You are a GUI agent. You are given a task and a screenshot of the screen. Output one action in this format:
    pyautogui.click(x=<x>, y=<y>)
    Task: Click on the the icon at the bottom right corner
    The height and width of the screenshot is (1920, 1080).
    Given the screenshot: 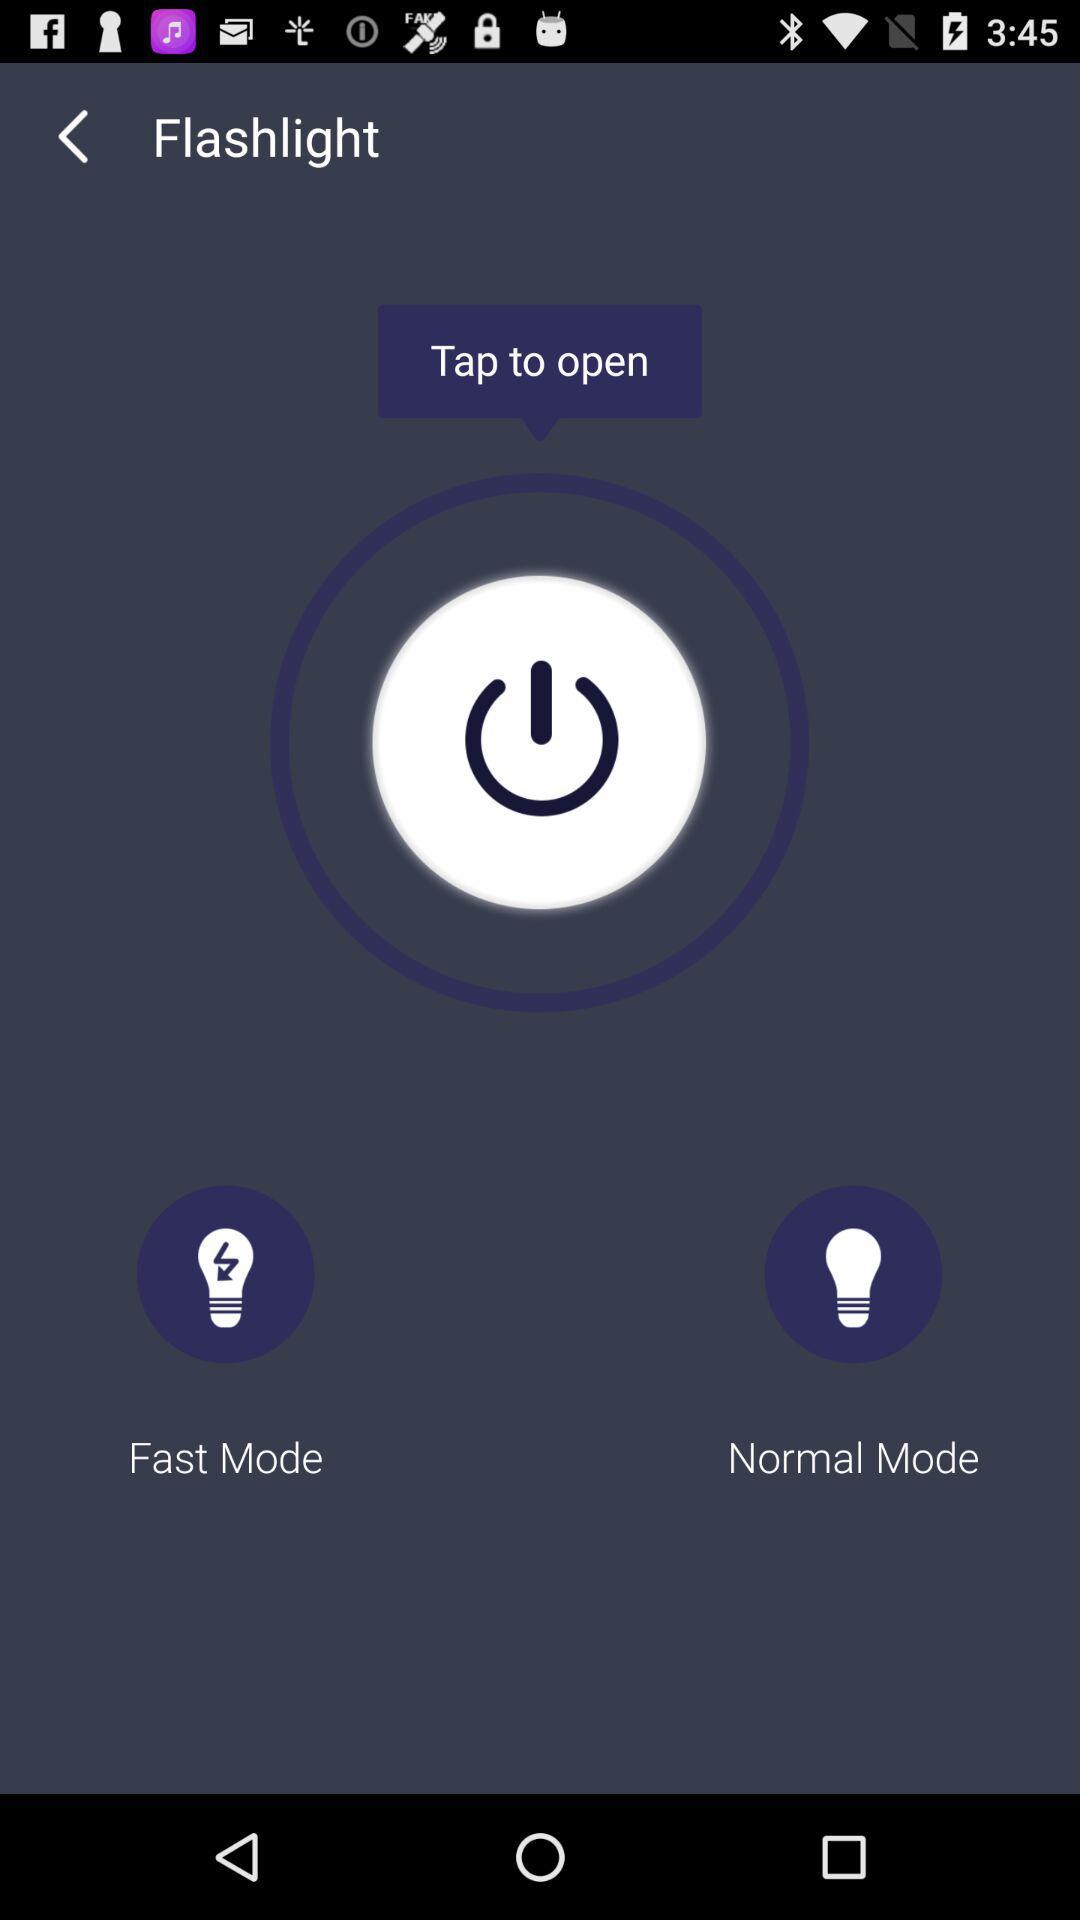 What is the action you would take?
    pyautogui.click(x=853, y=1314)
    